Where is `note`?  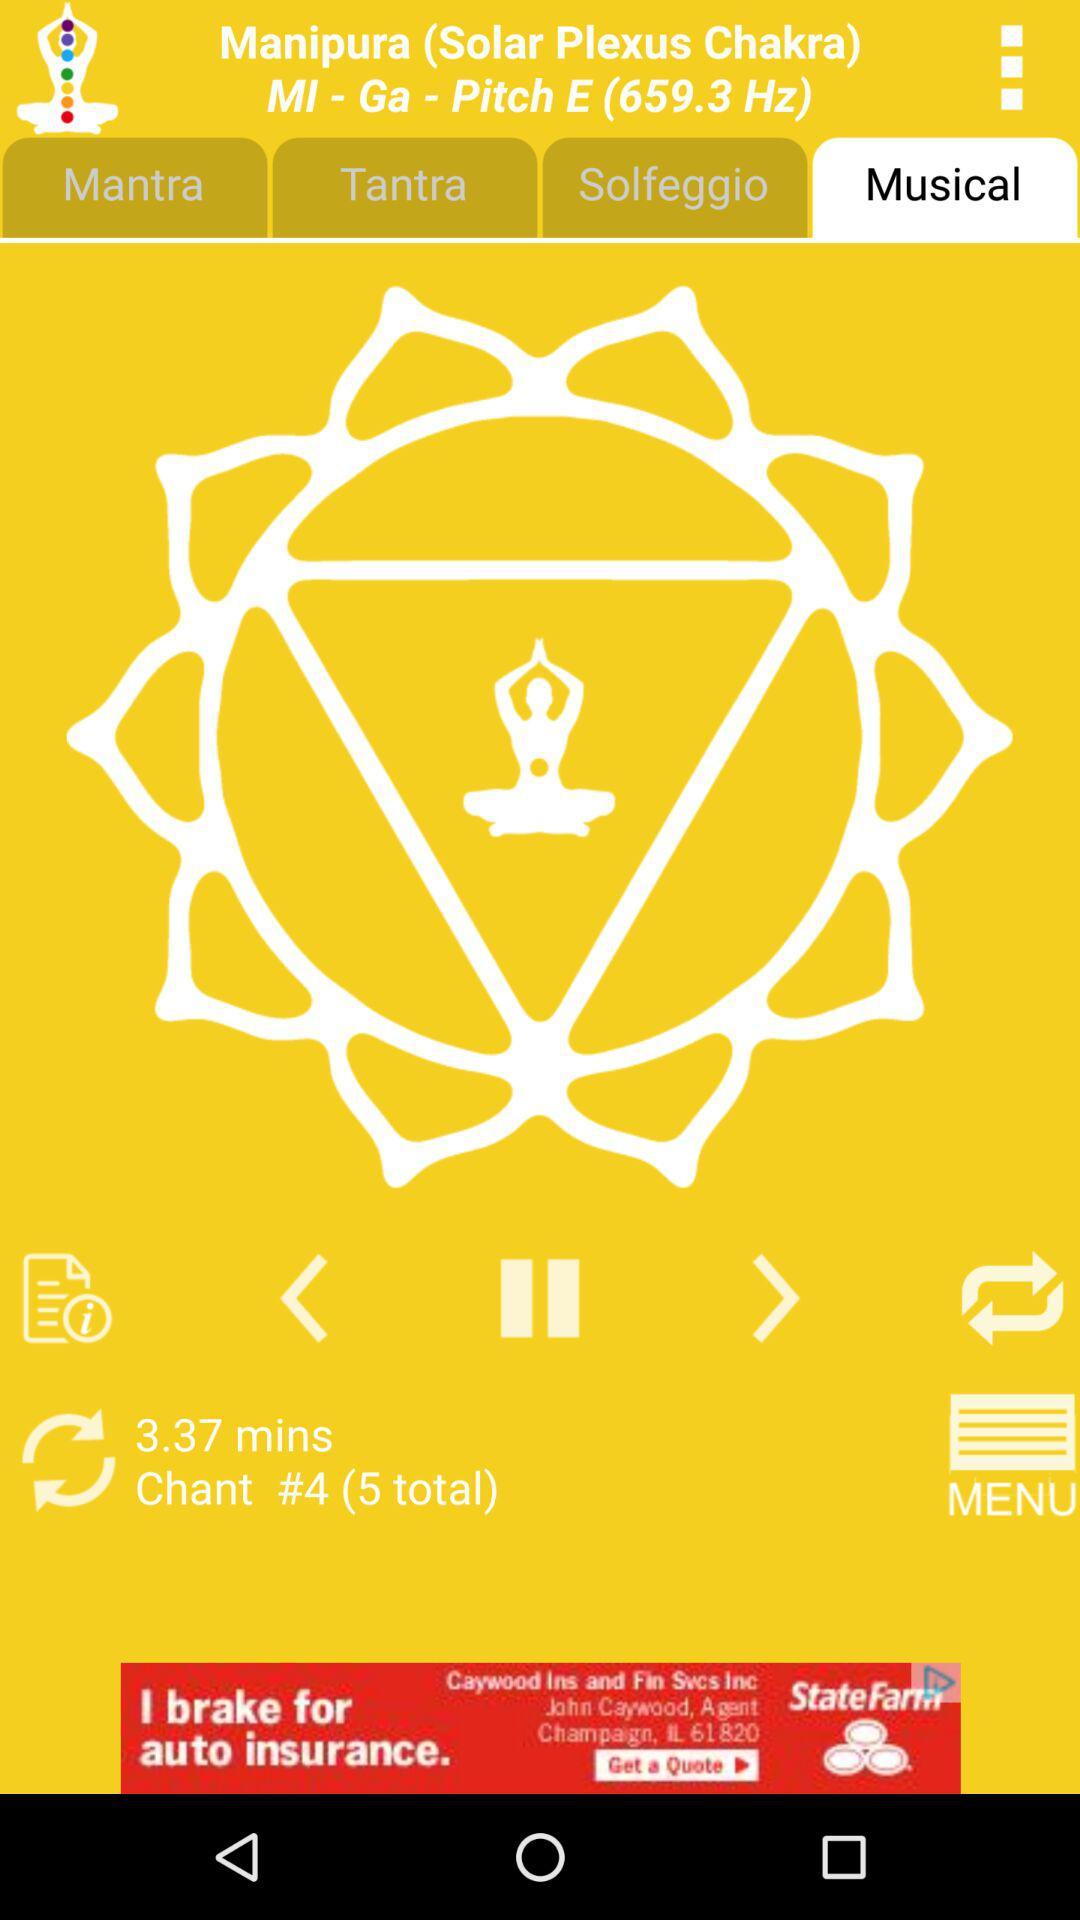
note is located at coordinates (66, 1298).